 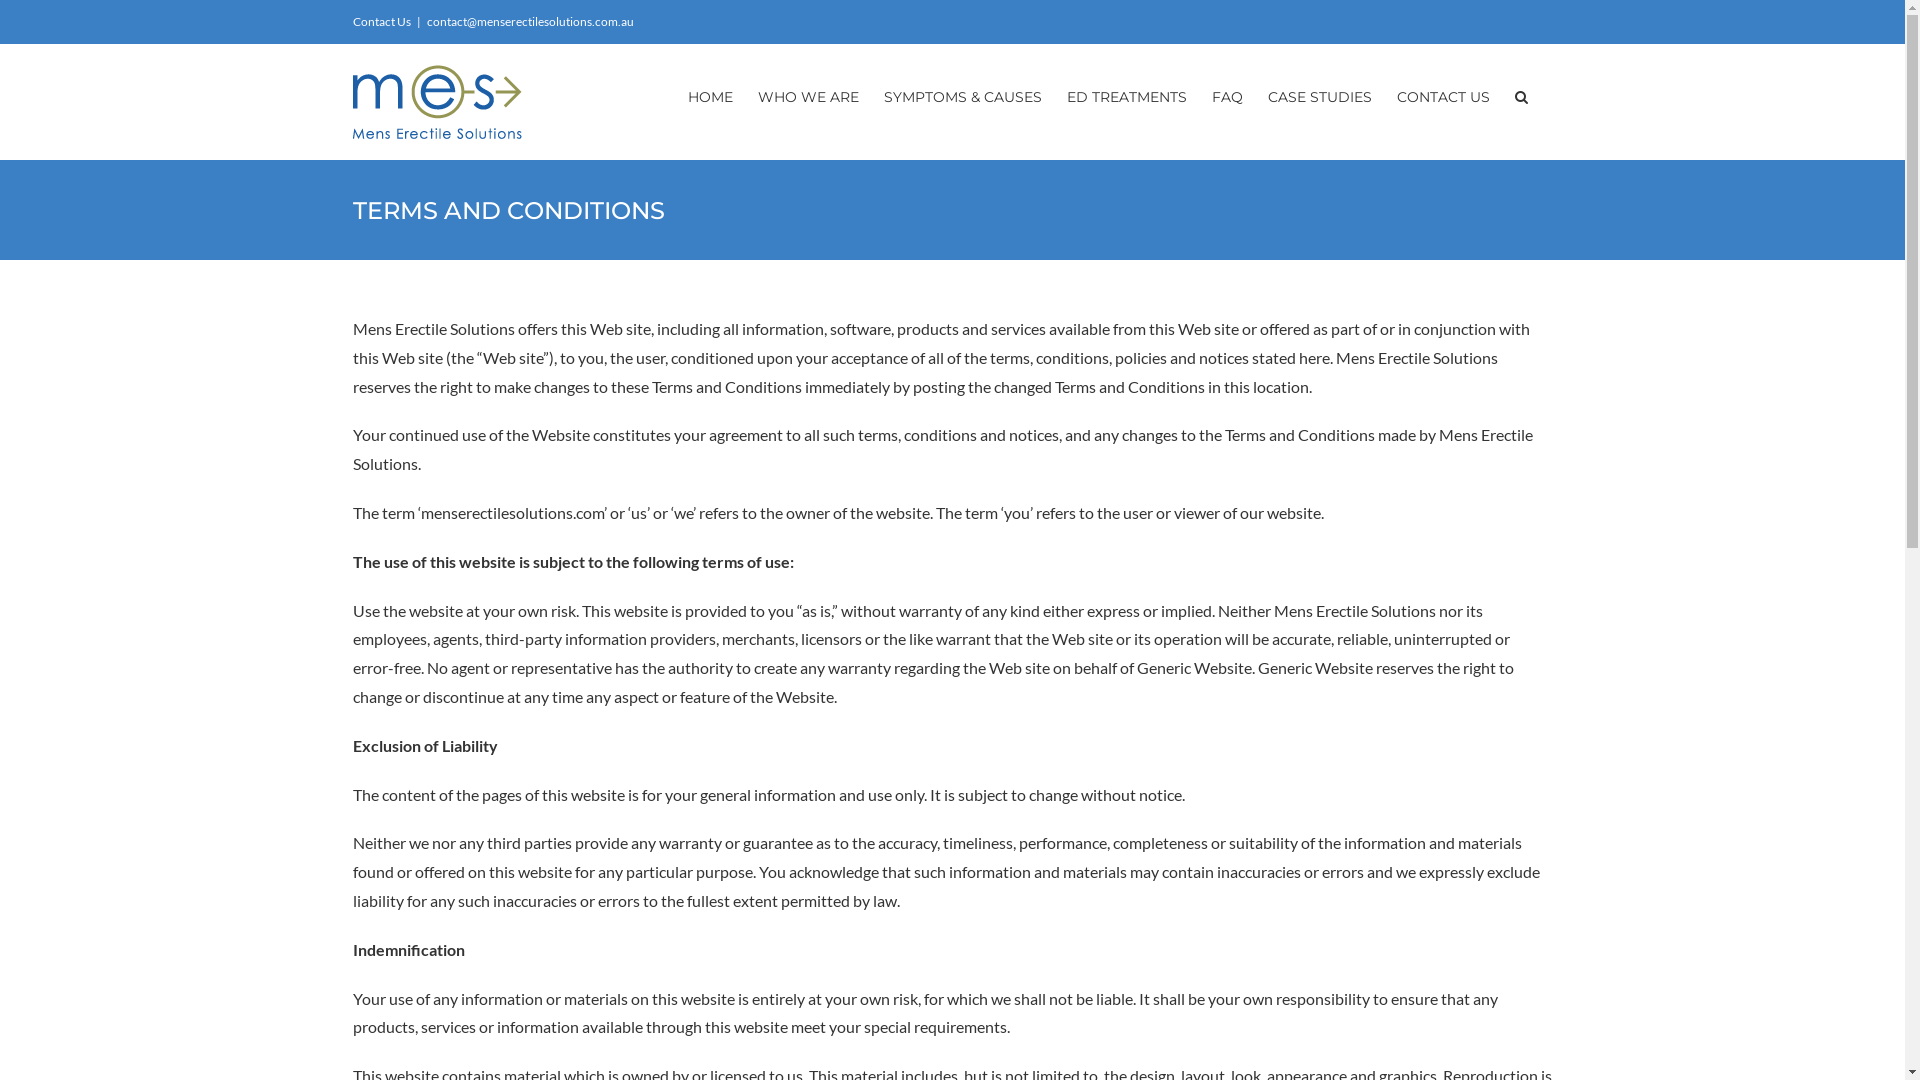 What do you see at coordinates (710, 96) in the screenshot?
I see `'HOME'` at bounding box center [710, 96].